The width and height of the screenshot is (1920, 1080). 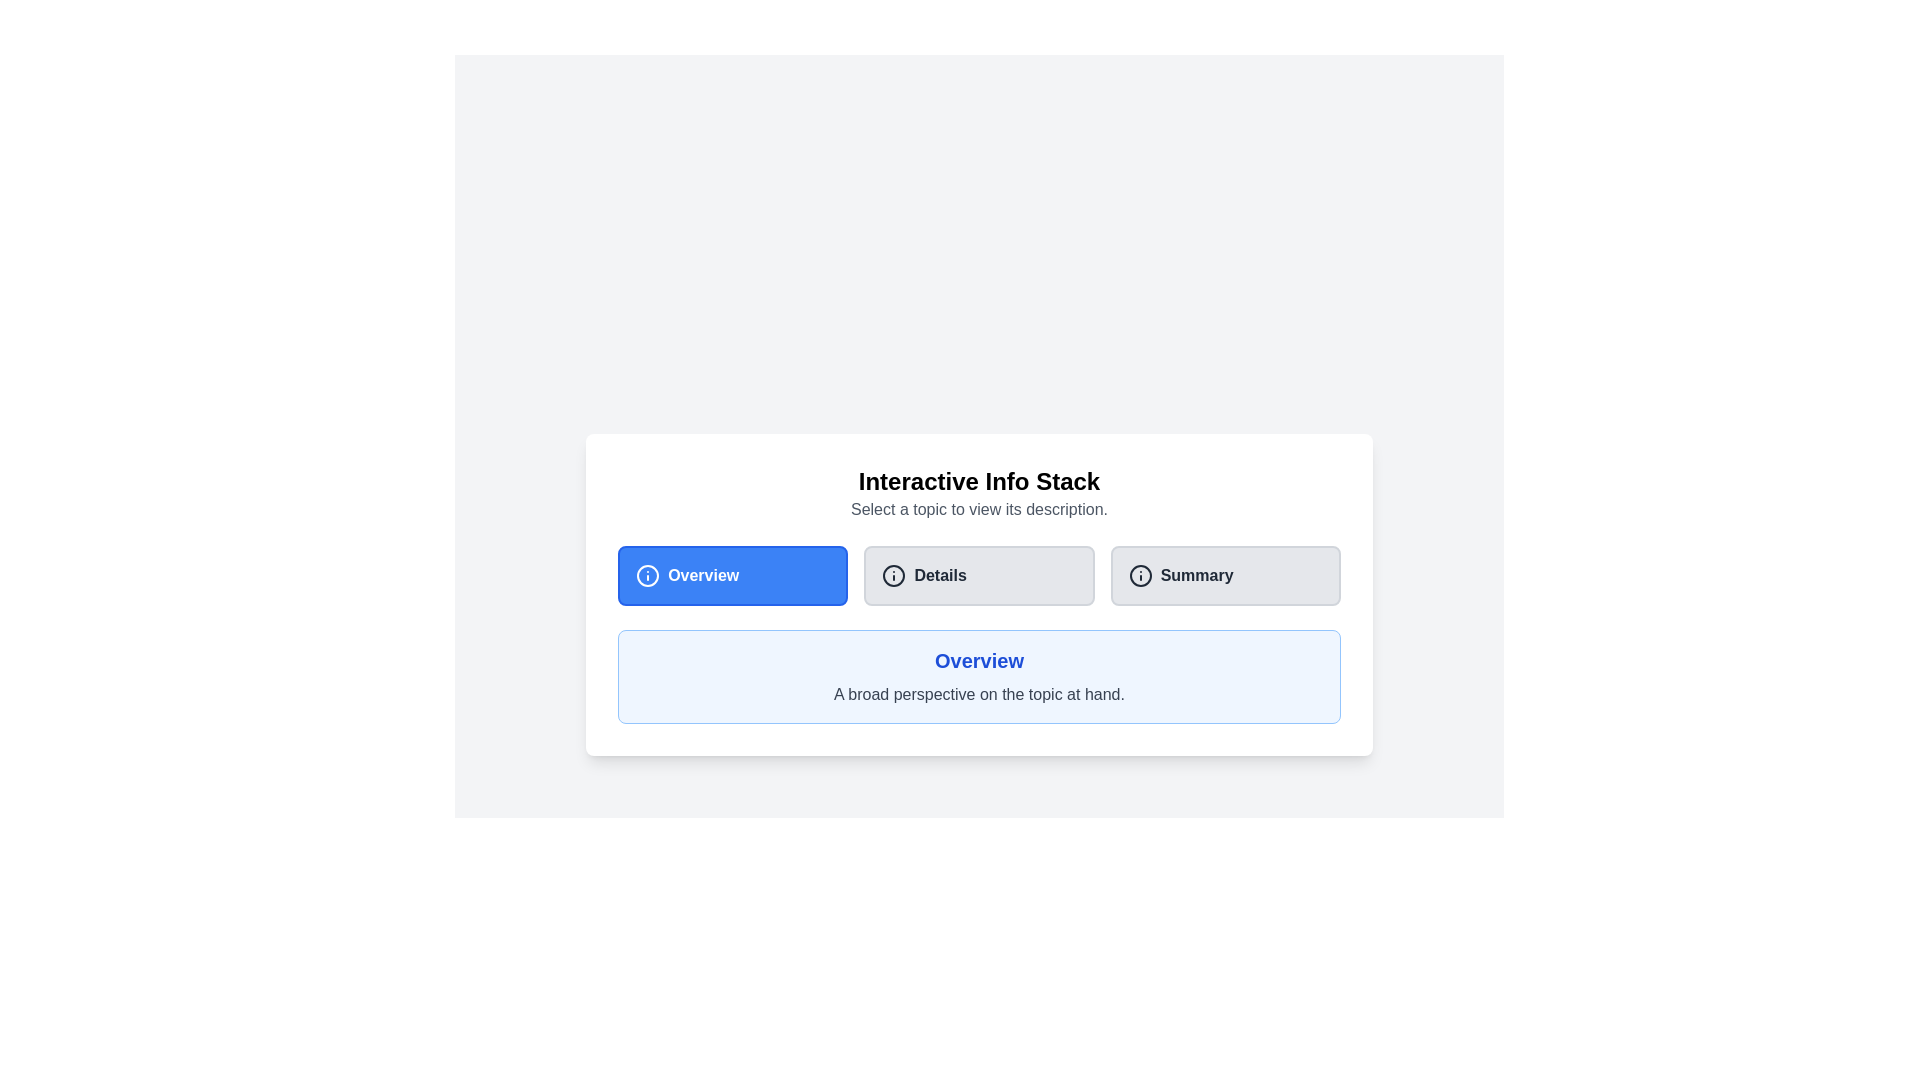 What do you see at coordinates (1197, 575) in the screenshot?
I see `the 'Summary' text label, which serves as the title for the section and is the last element in a horizontal layout of buttons within a UI card` at bounding box center [1197, 575].